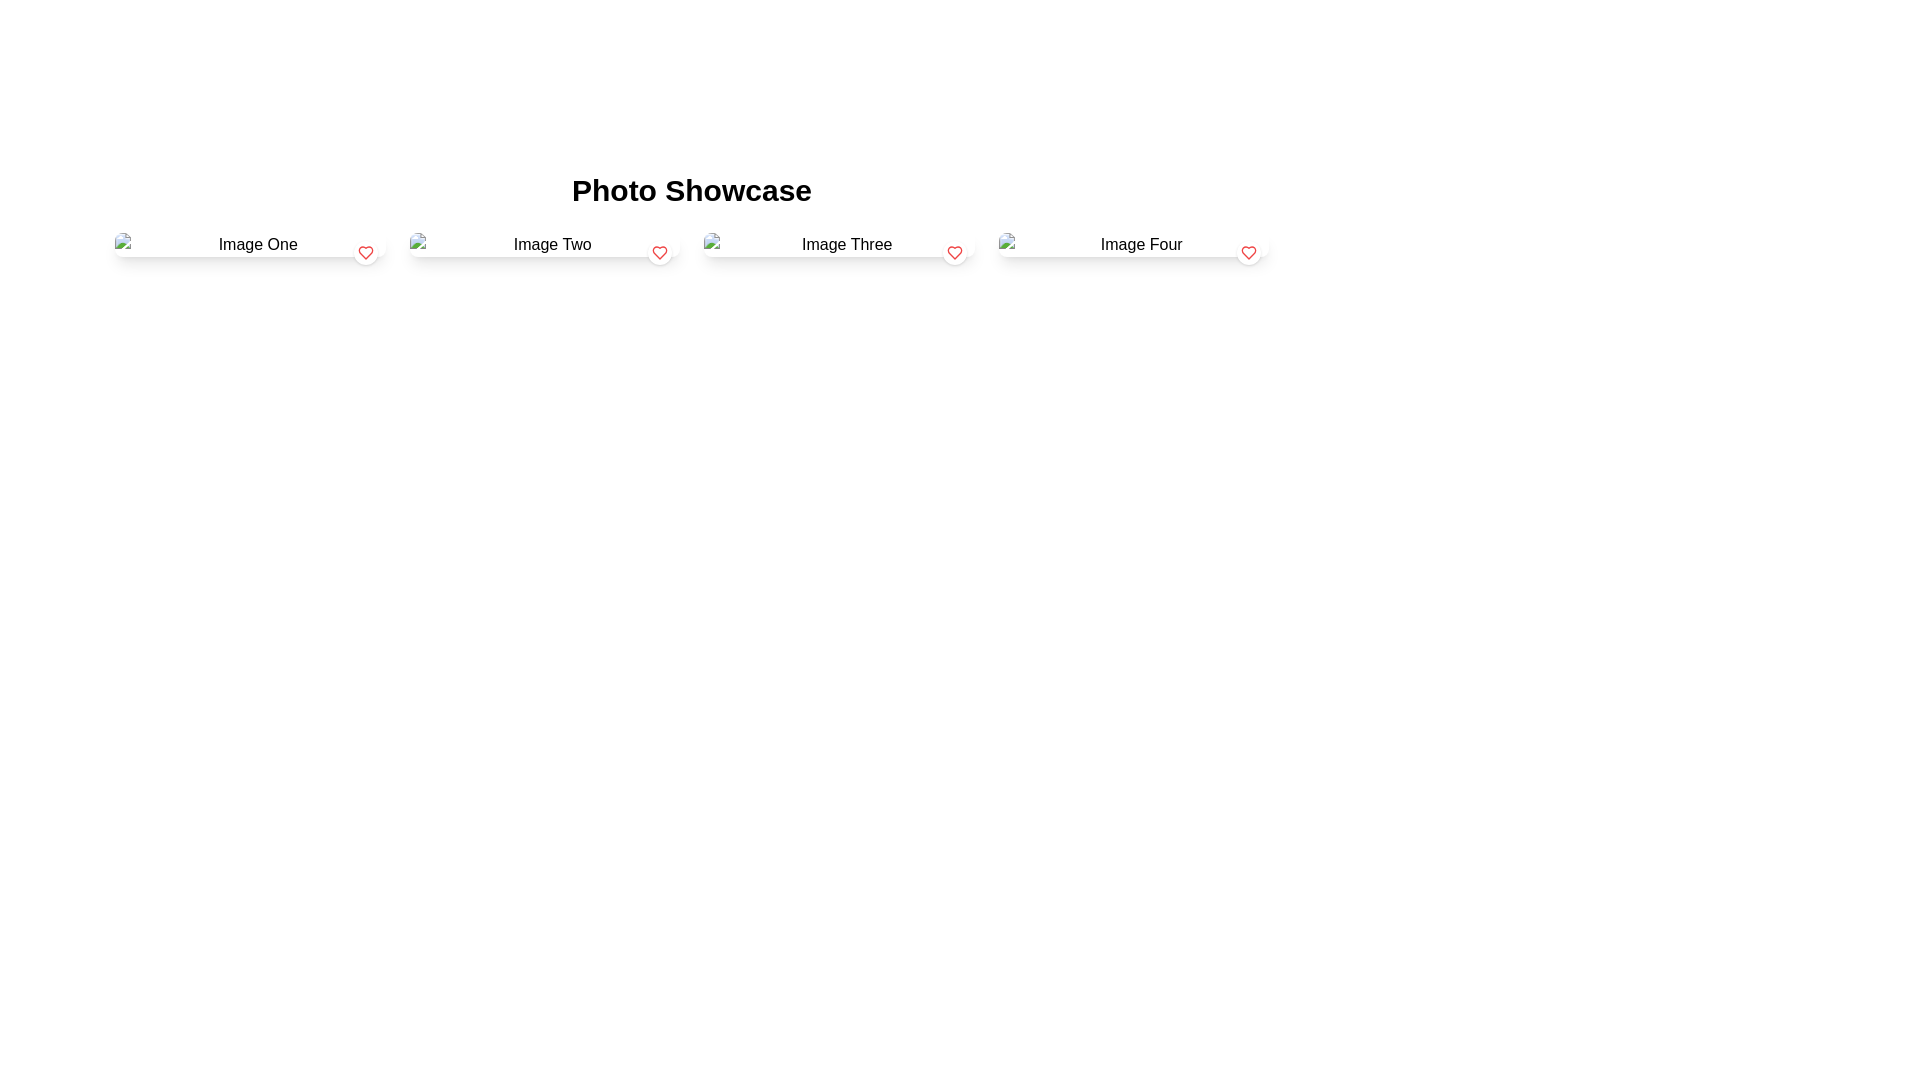  What do you see at coordinates (1247, 252) in the screenshot?
I see `the heart-shaped icon with a red border located at the upper-right corner of the card labeled 'Image Four'` at bounding box center [1247, 252].